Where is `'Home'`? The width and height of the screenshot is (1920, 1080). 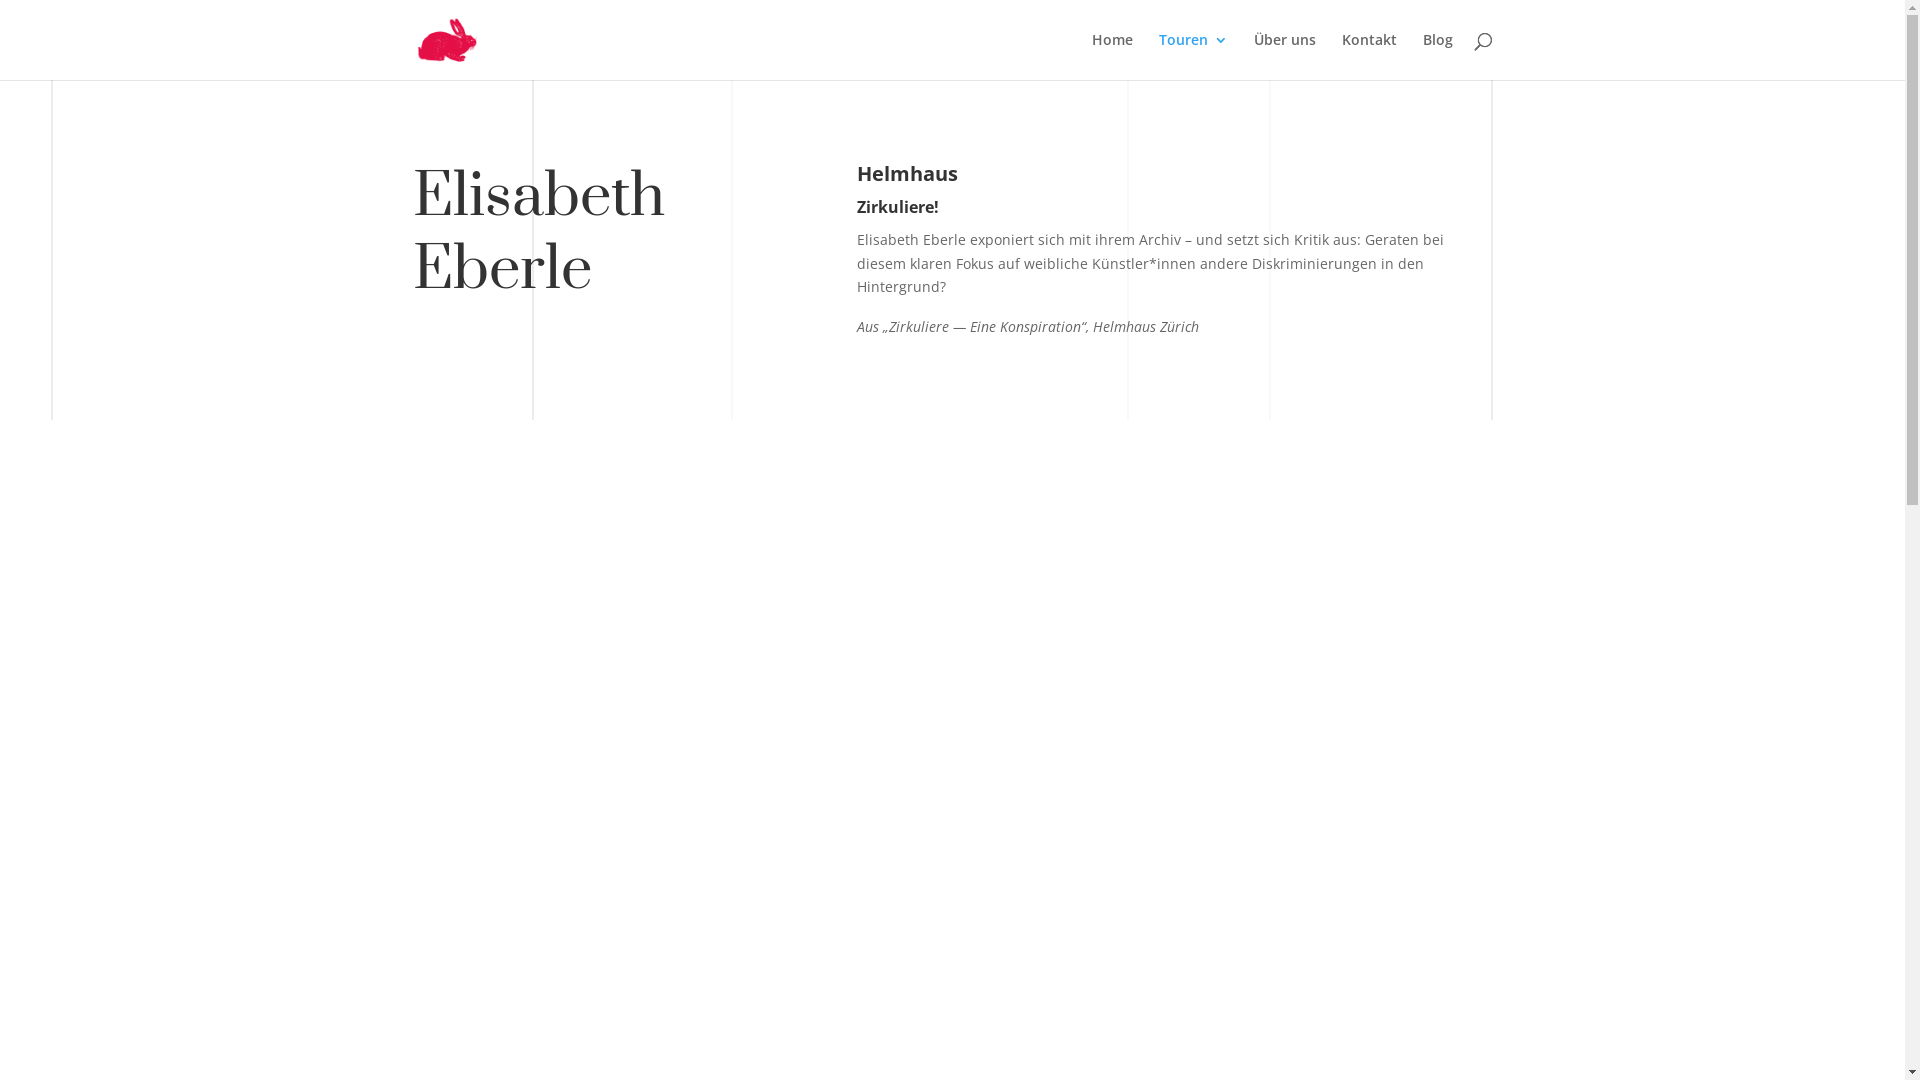
'Home' is located at coordinates (1111, 55).